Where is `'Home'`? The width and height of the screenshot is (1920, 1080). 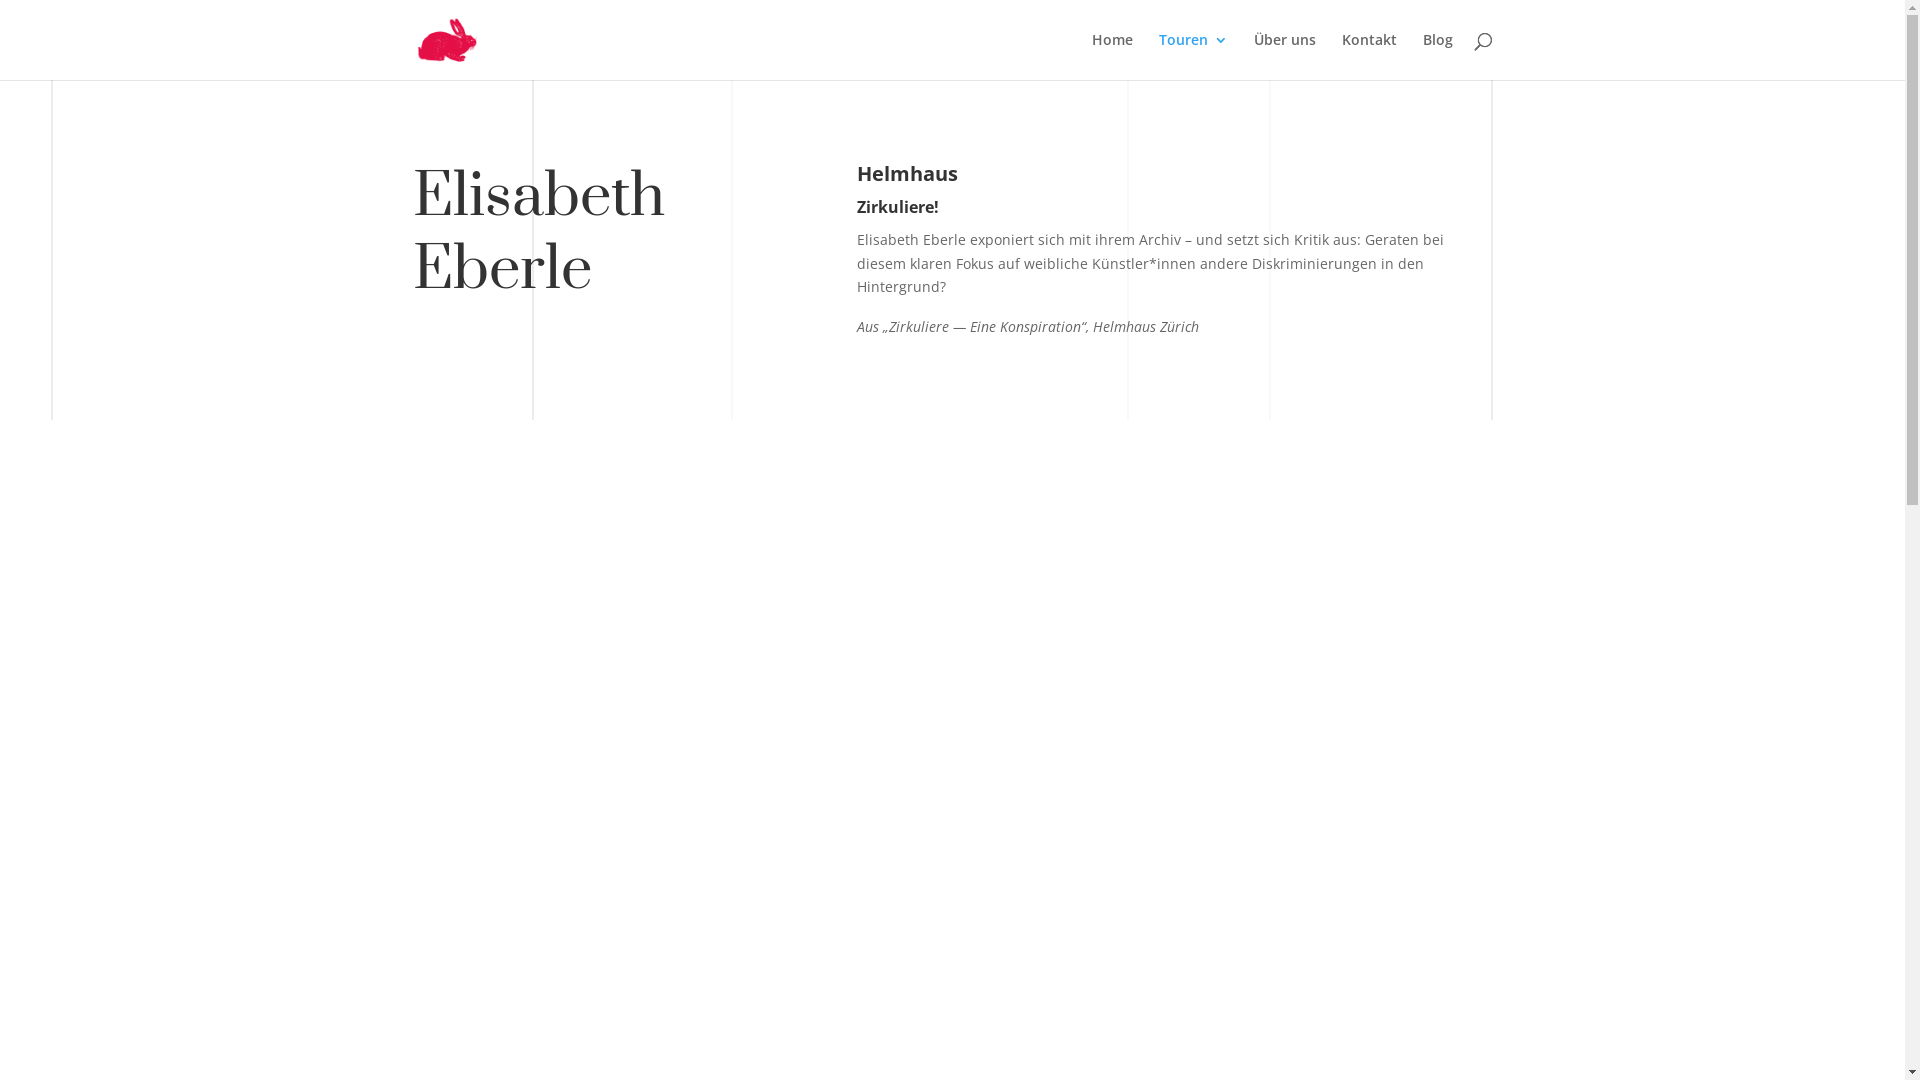
'Home' is located at coordinates (1111, 55).